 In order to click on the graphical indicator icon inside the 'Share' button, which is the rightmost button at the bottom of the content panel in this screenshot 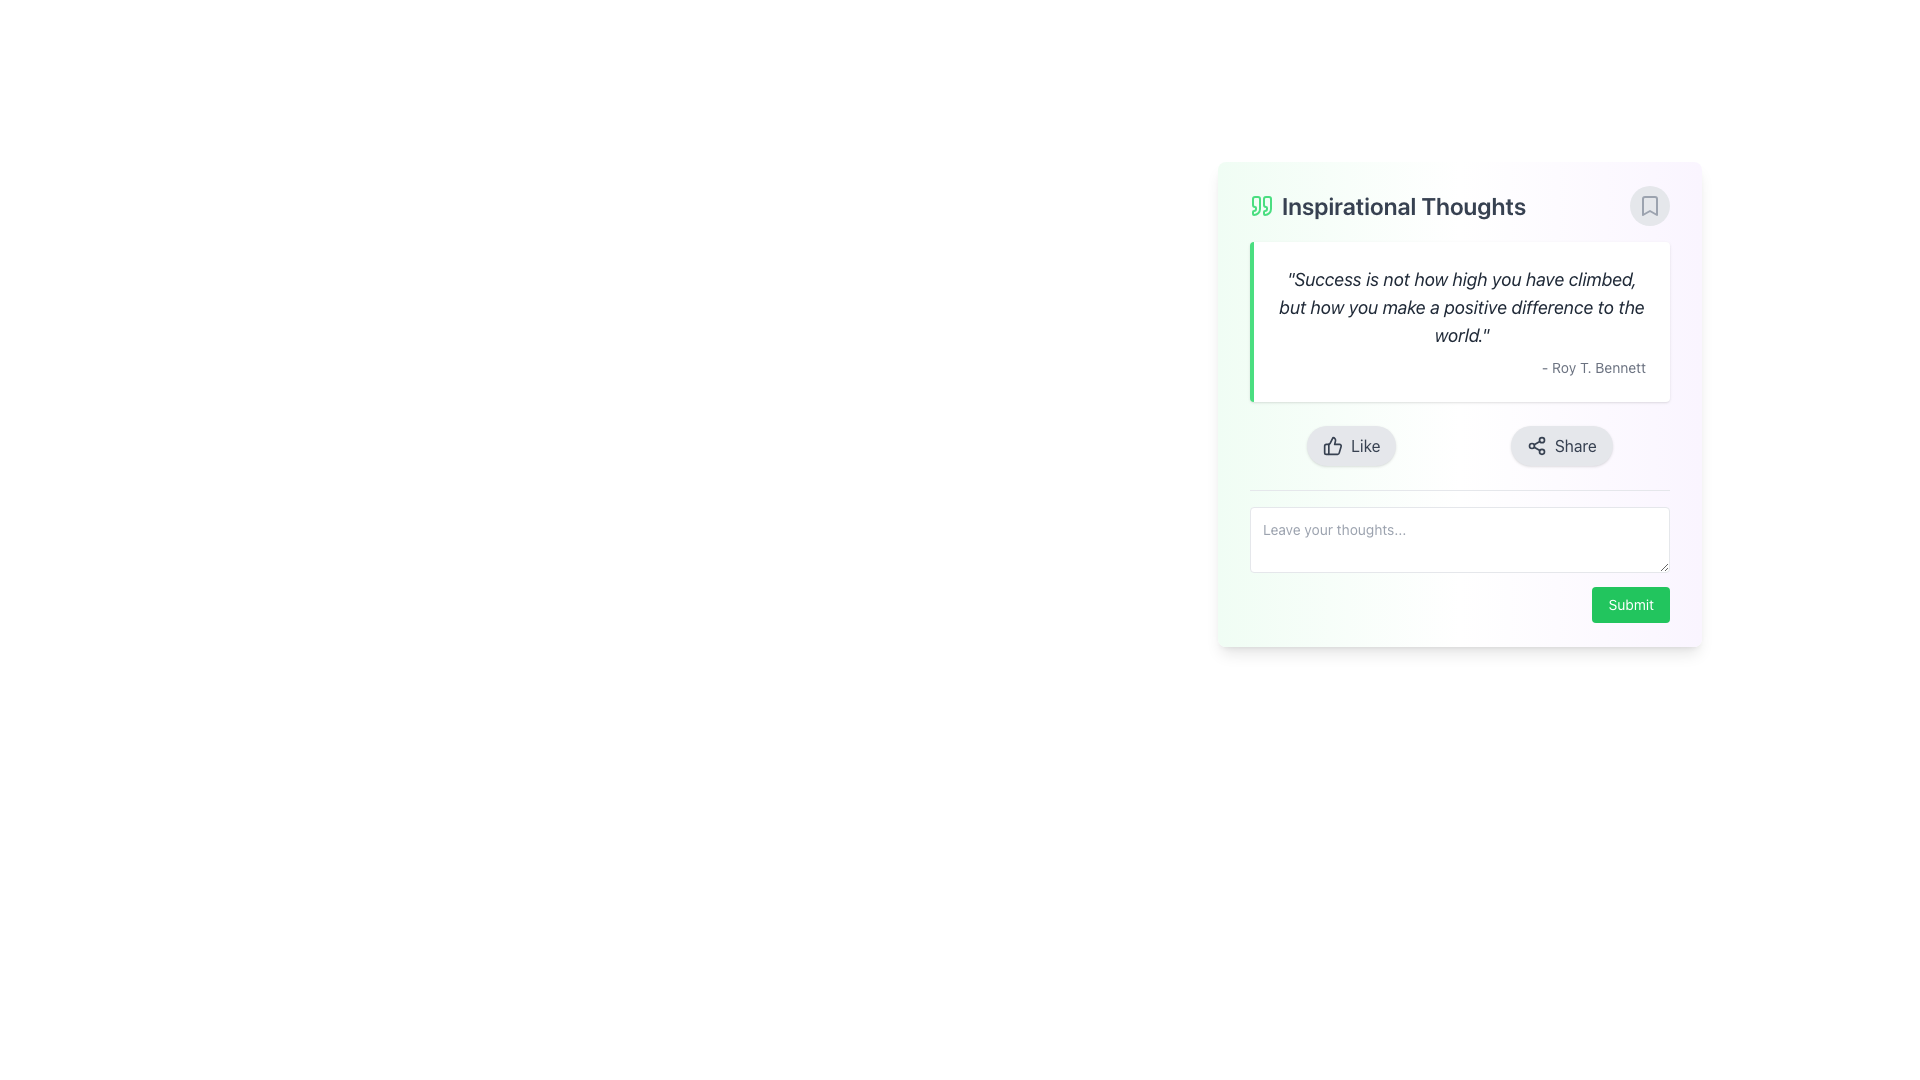, I will do `click(1535, 445)`.